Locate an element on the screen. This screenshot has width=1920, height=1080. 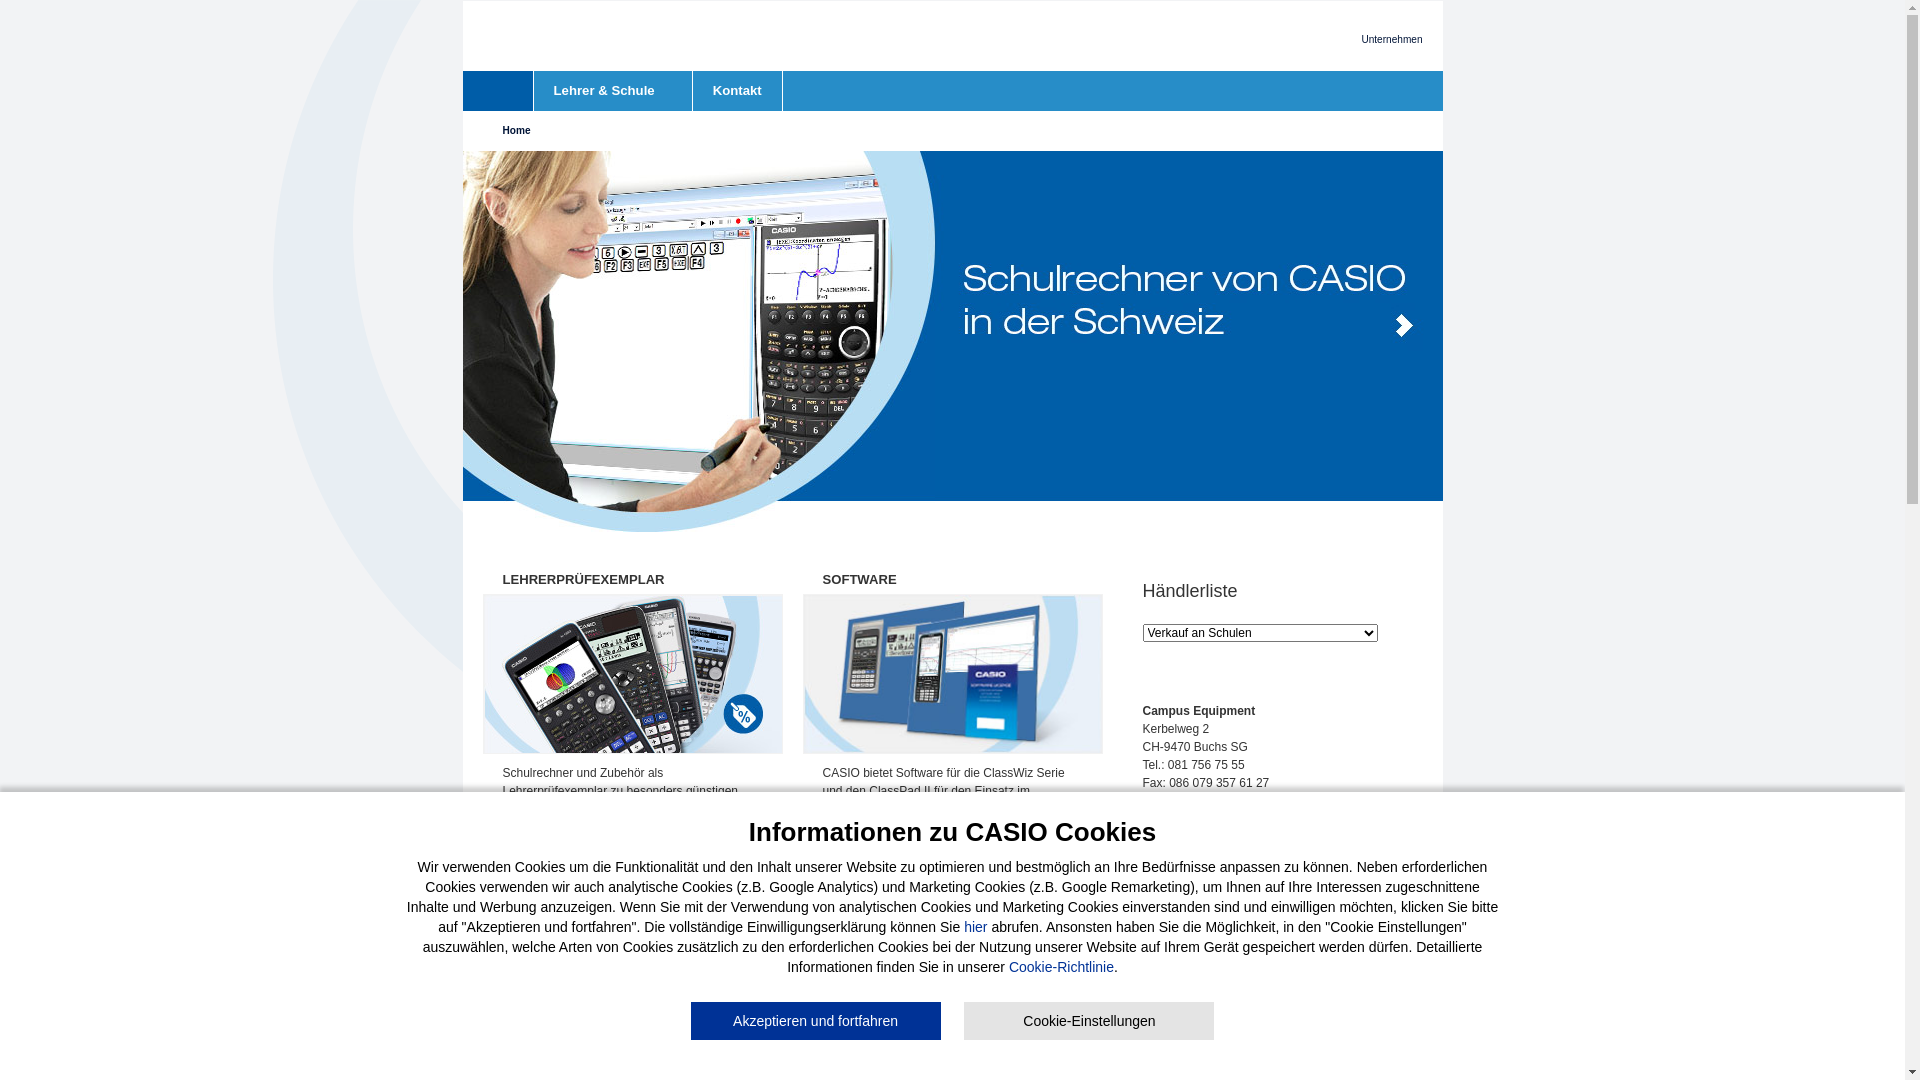
'Cookie-Richtlinie' is located at coordinates (1060, 966).